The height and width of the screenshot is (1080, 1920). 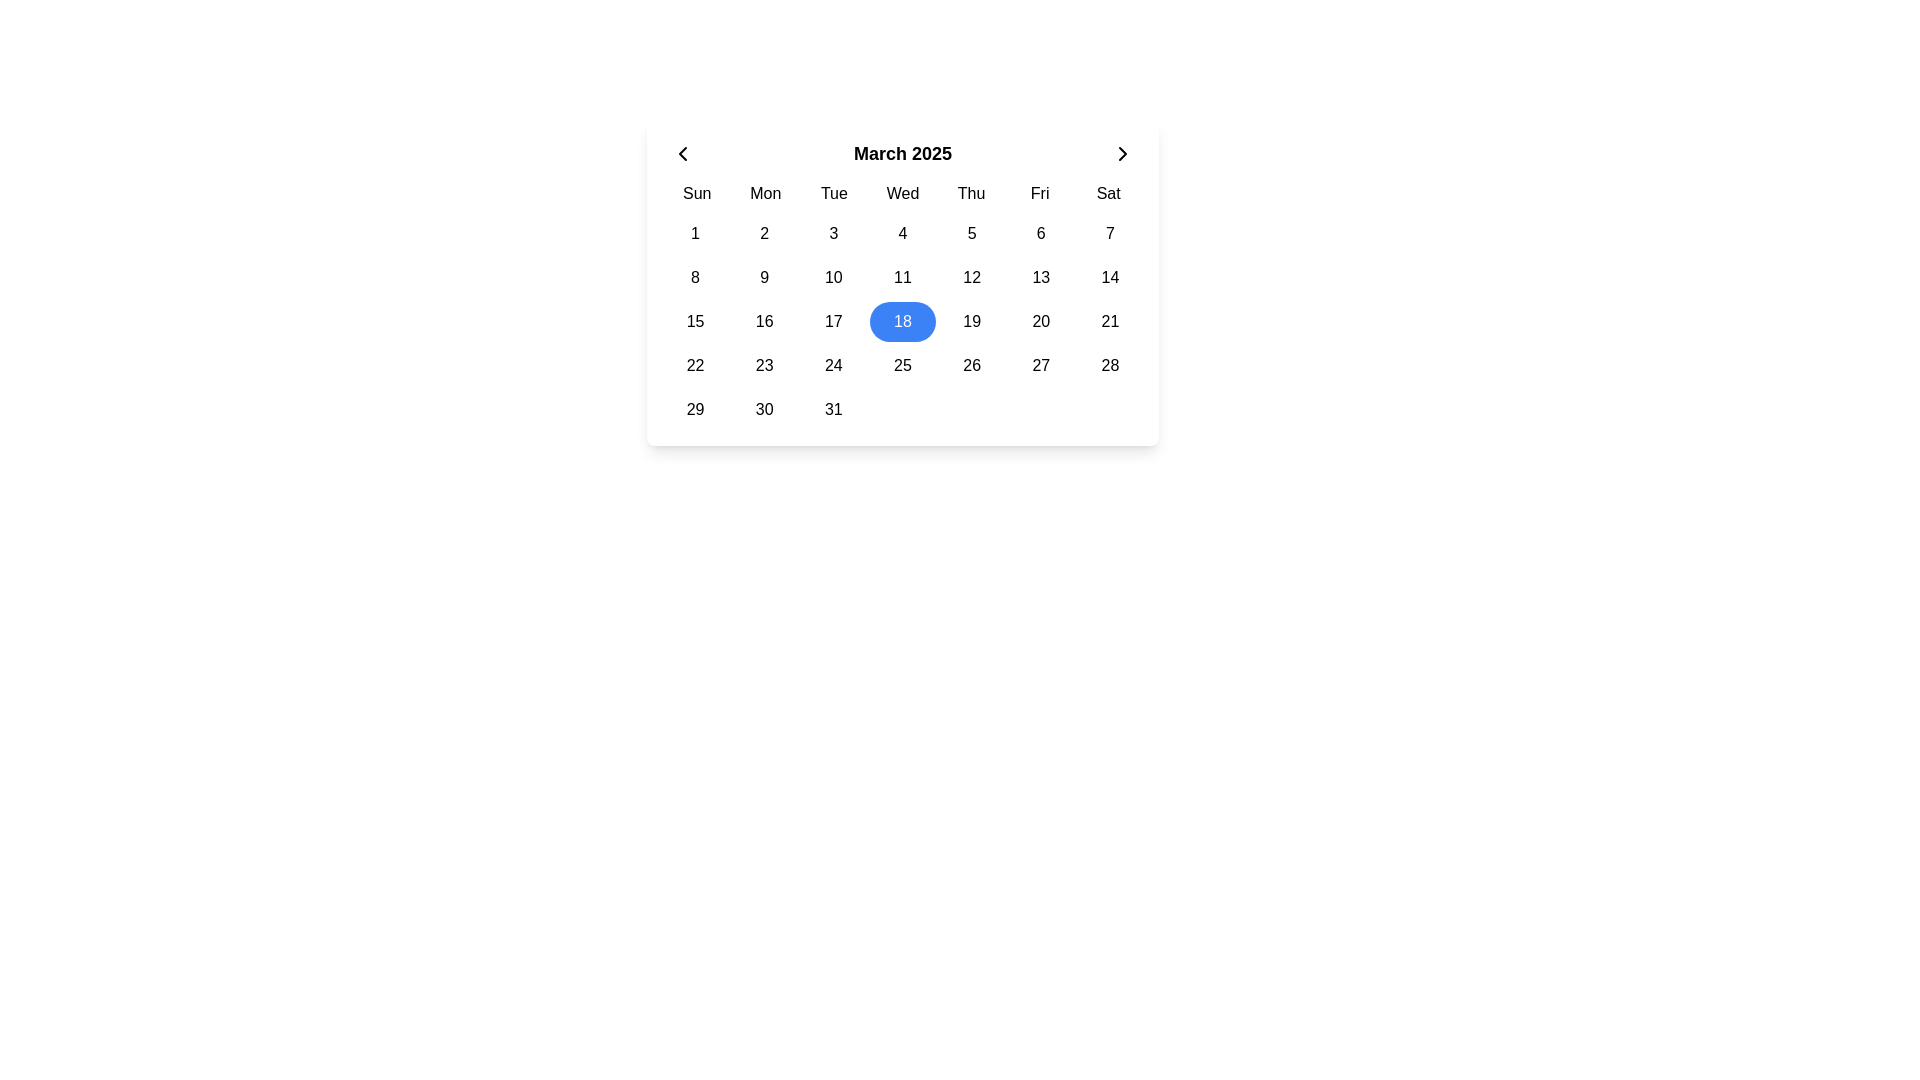 What do you see at coordinates (763, 408) in the screenshot?
I see `the button representing the date '30' in the calendar` at bounding box center [763, 408].